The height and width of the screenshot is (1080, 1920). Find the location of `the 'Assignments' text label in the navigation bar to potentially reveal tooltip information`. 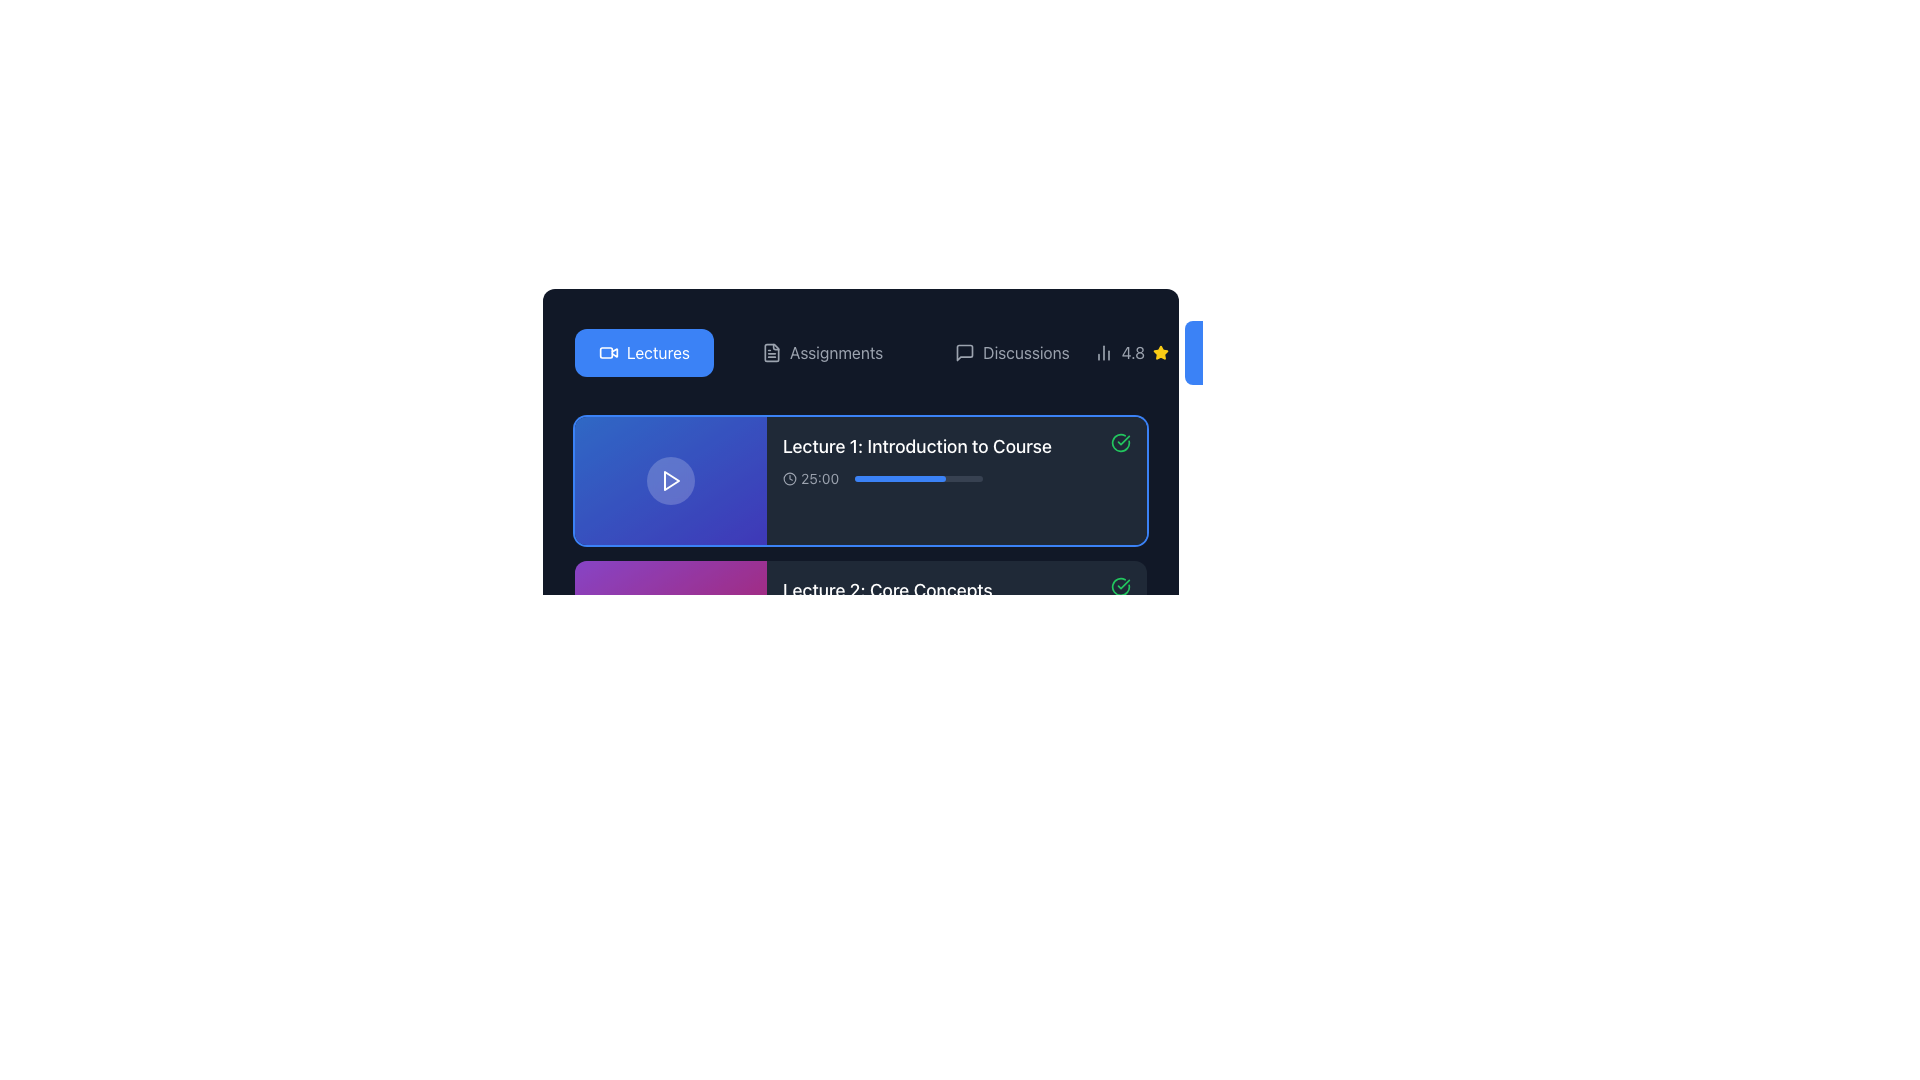

the 'Assignments' text label in the navigation bar to potentially reveal tooltip information is located at coordinates (836, 352).